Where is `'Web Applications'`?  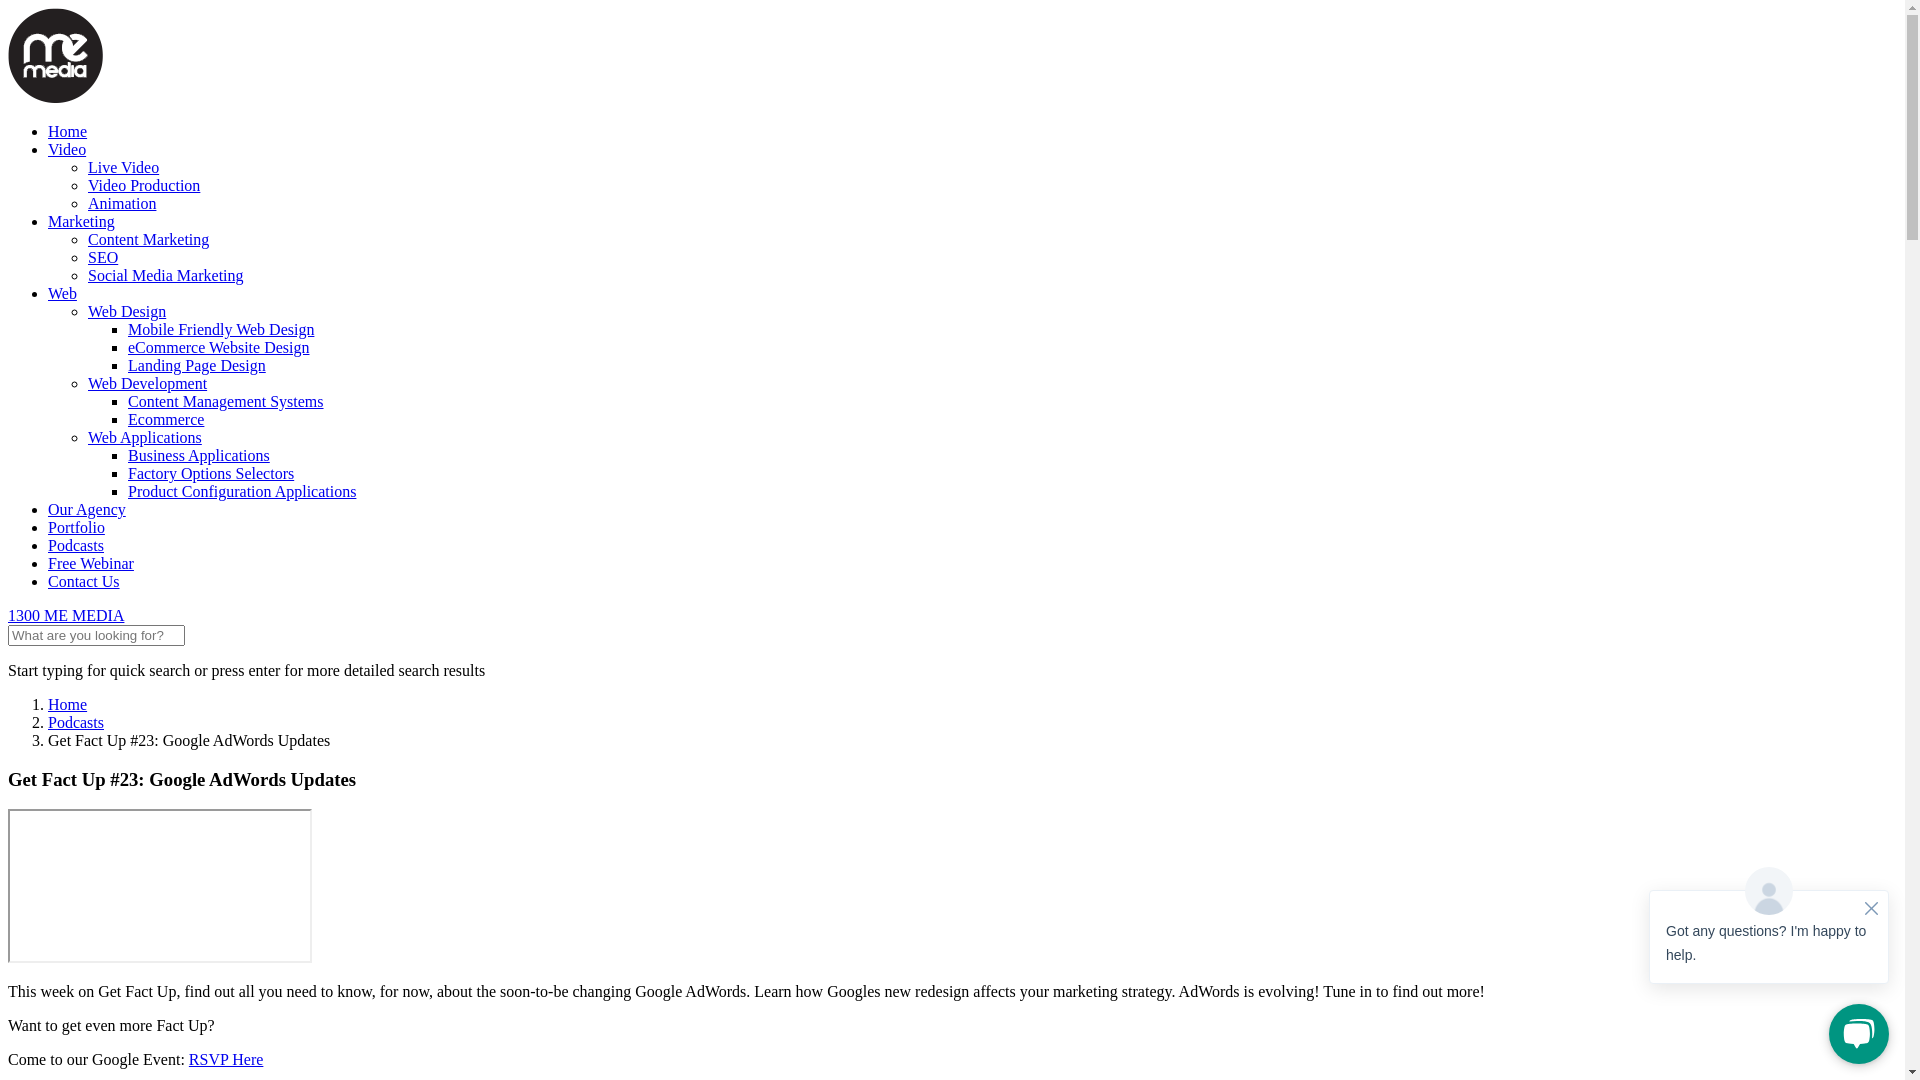 'Web Applications' is located at coordinates (143, 436).